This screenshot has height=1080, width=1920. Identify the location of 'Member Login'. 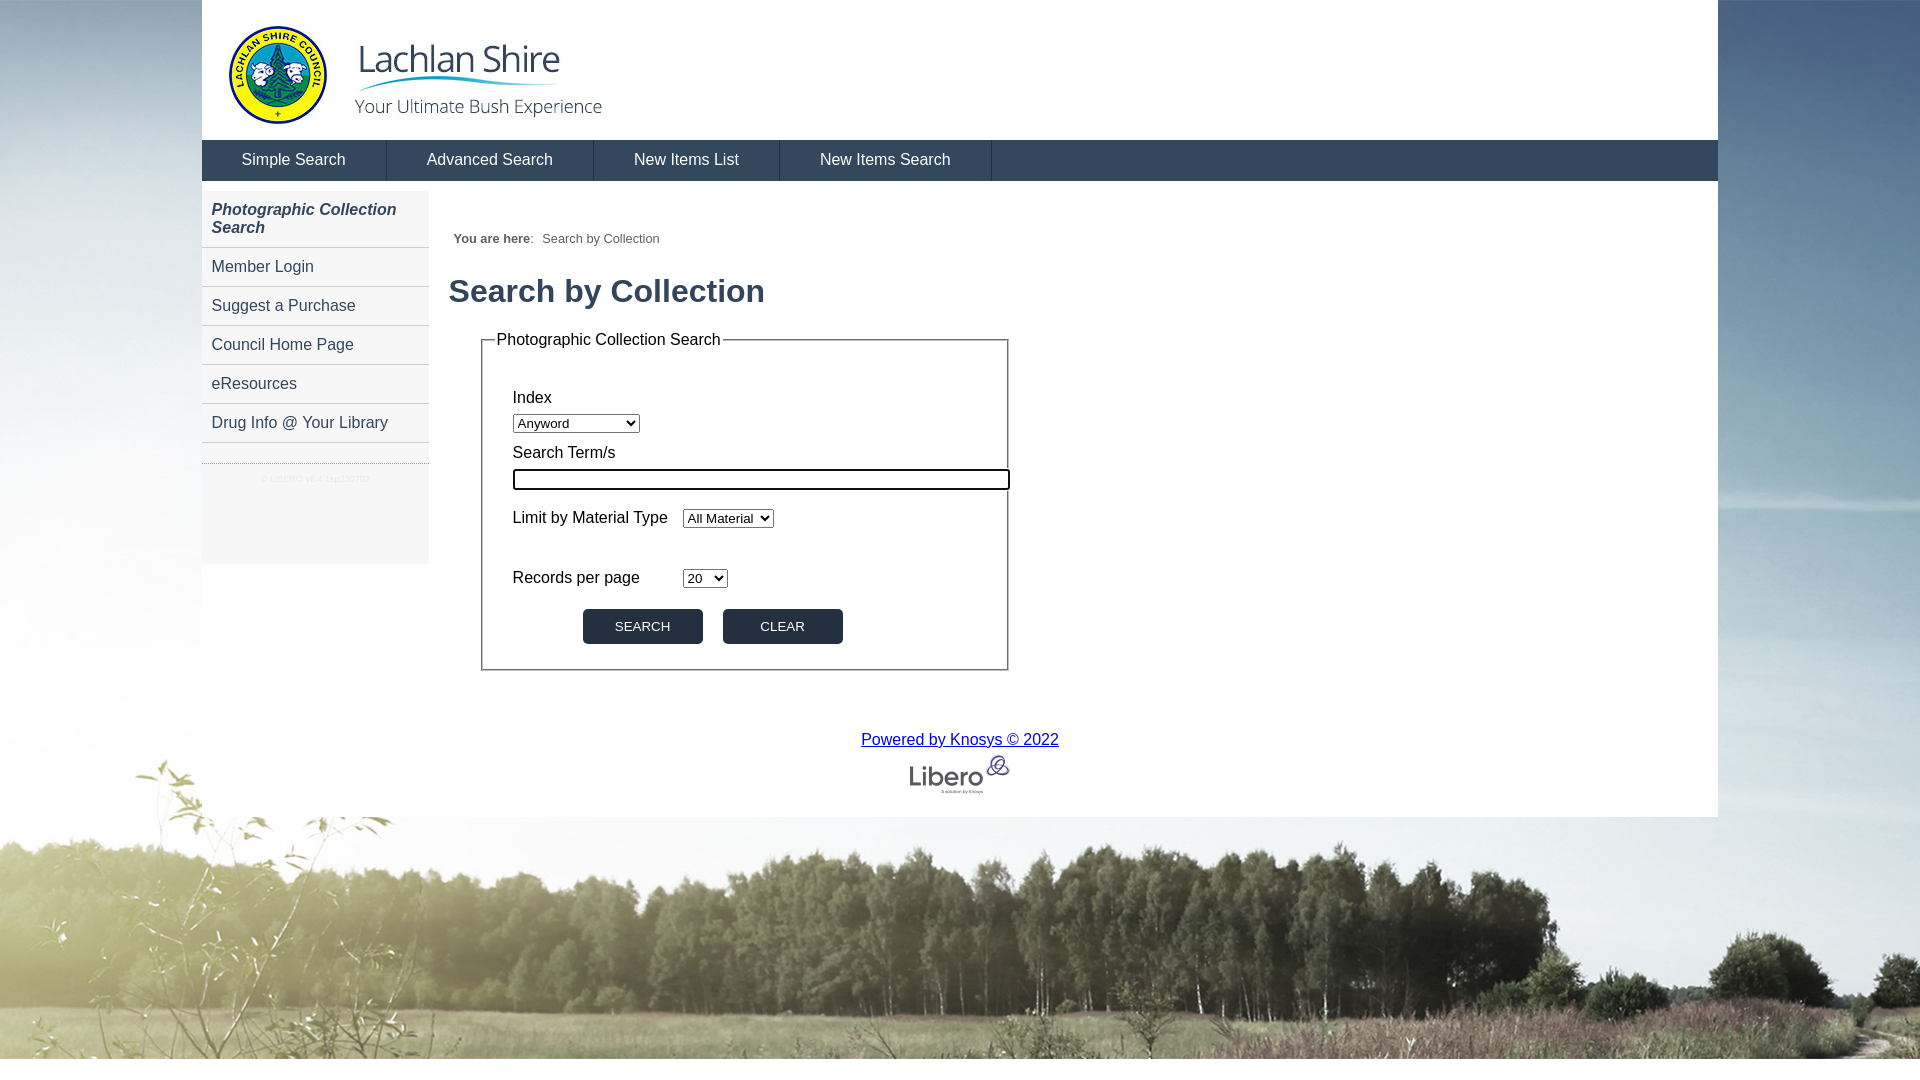
(314, 266).